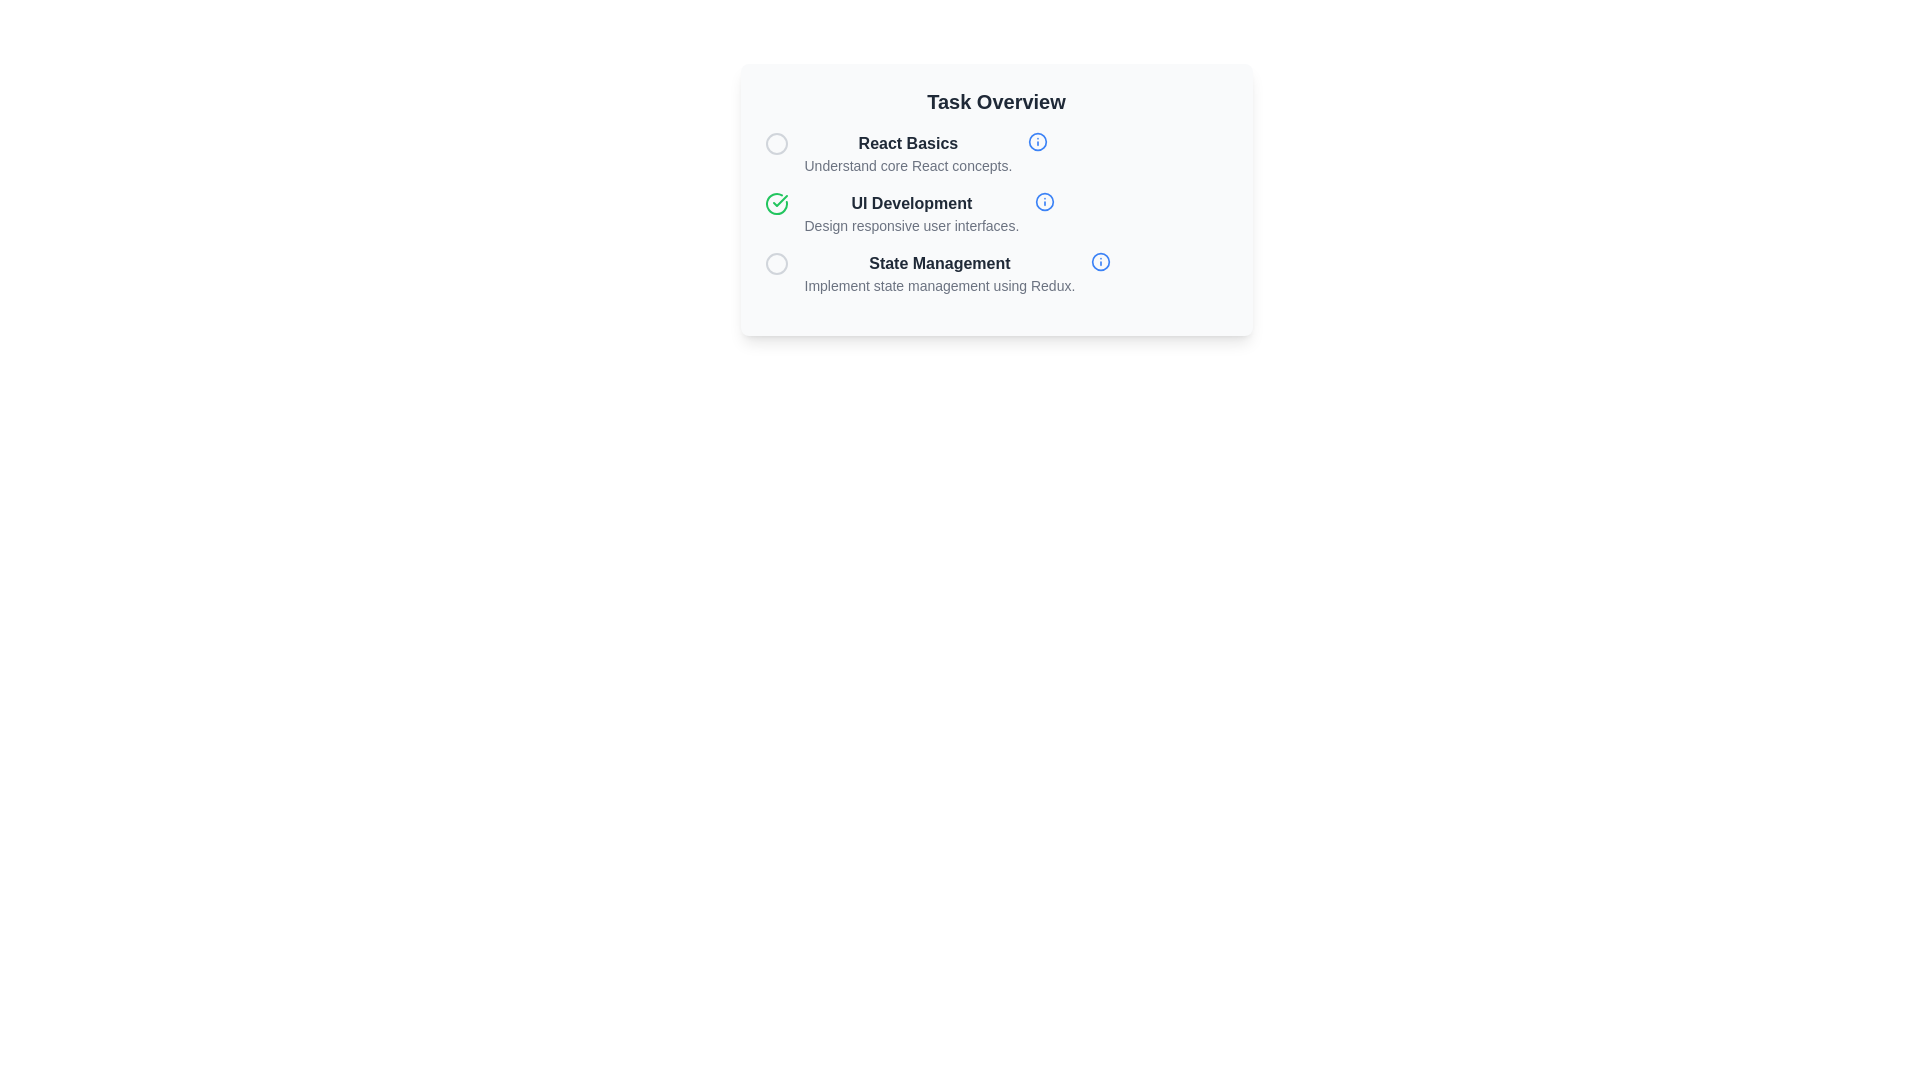 This screenshot has height=1080, width=1920. Describe the element at coordinates (938, 273) in the screenshot. I see `the Text Block that serves as a title and description for a task item related` at that location.